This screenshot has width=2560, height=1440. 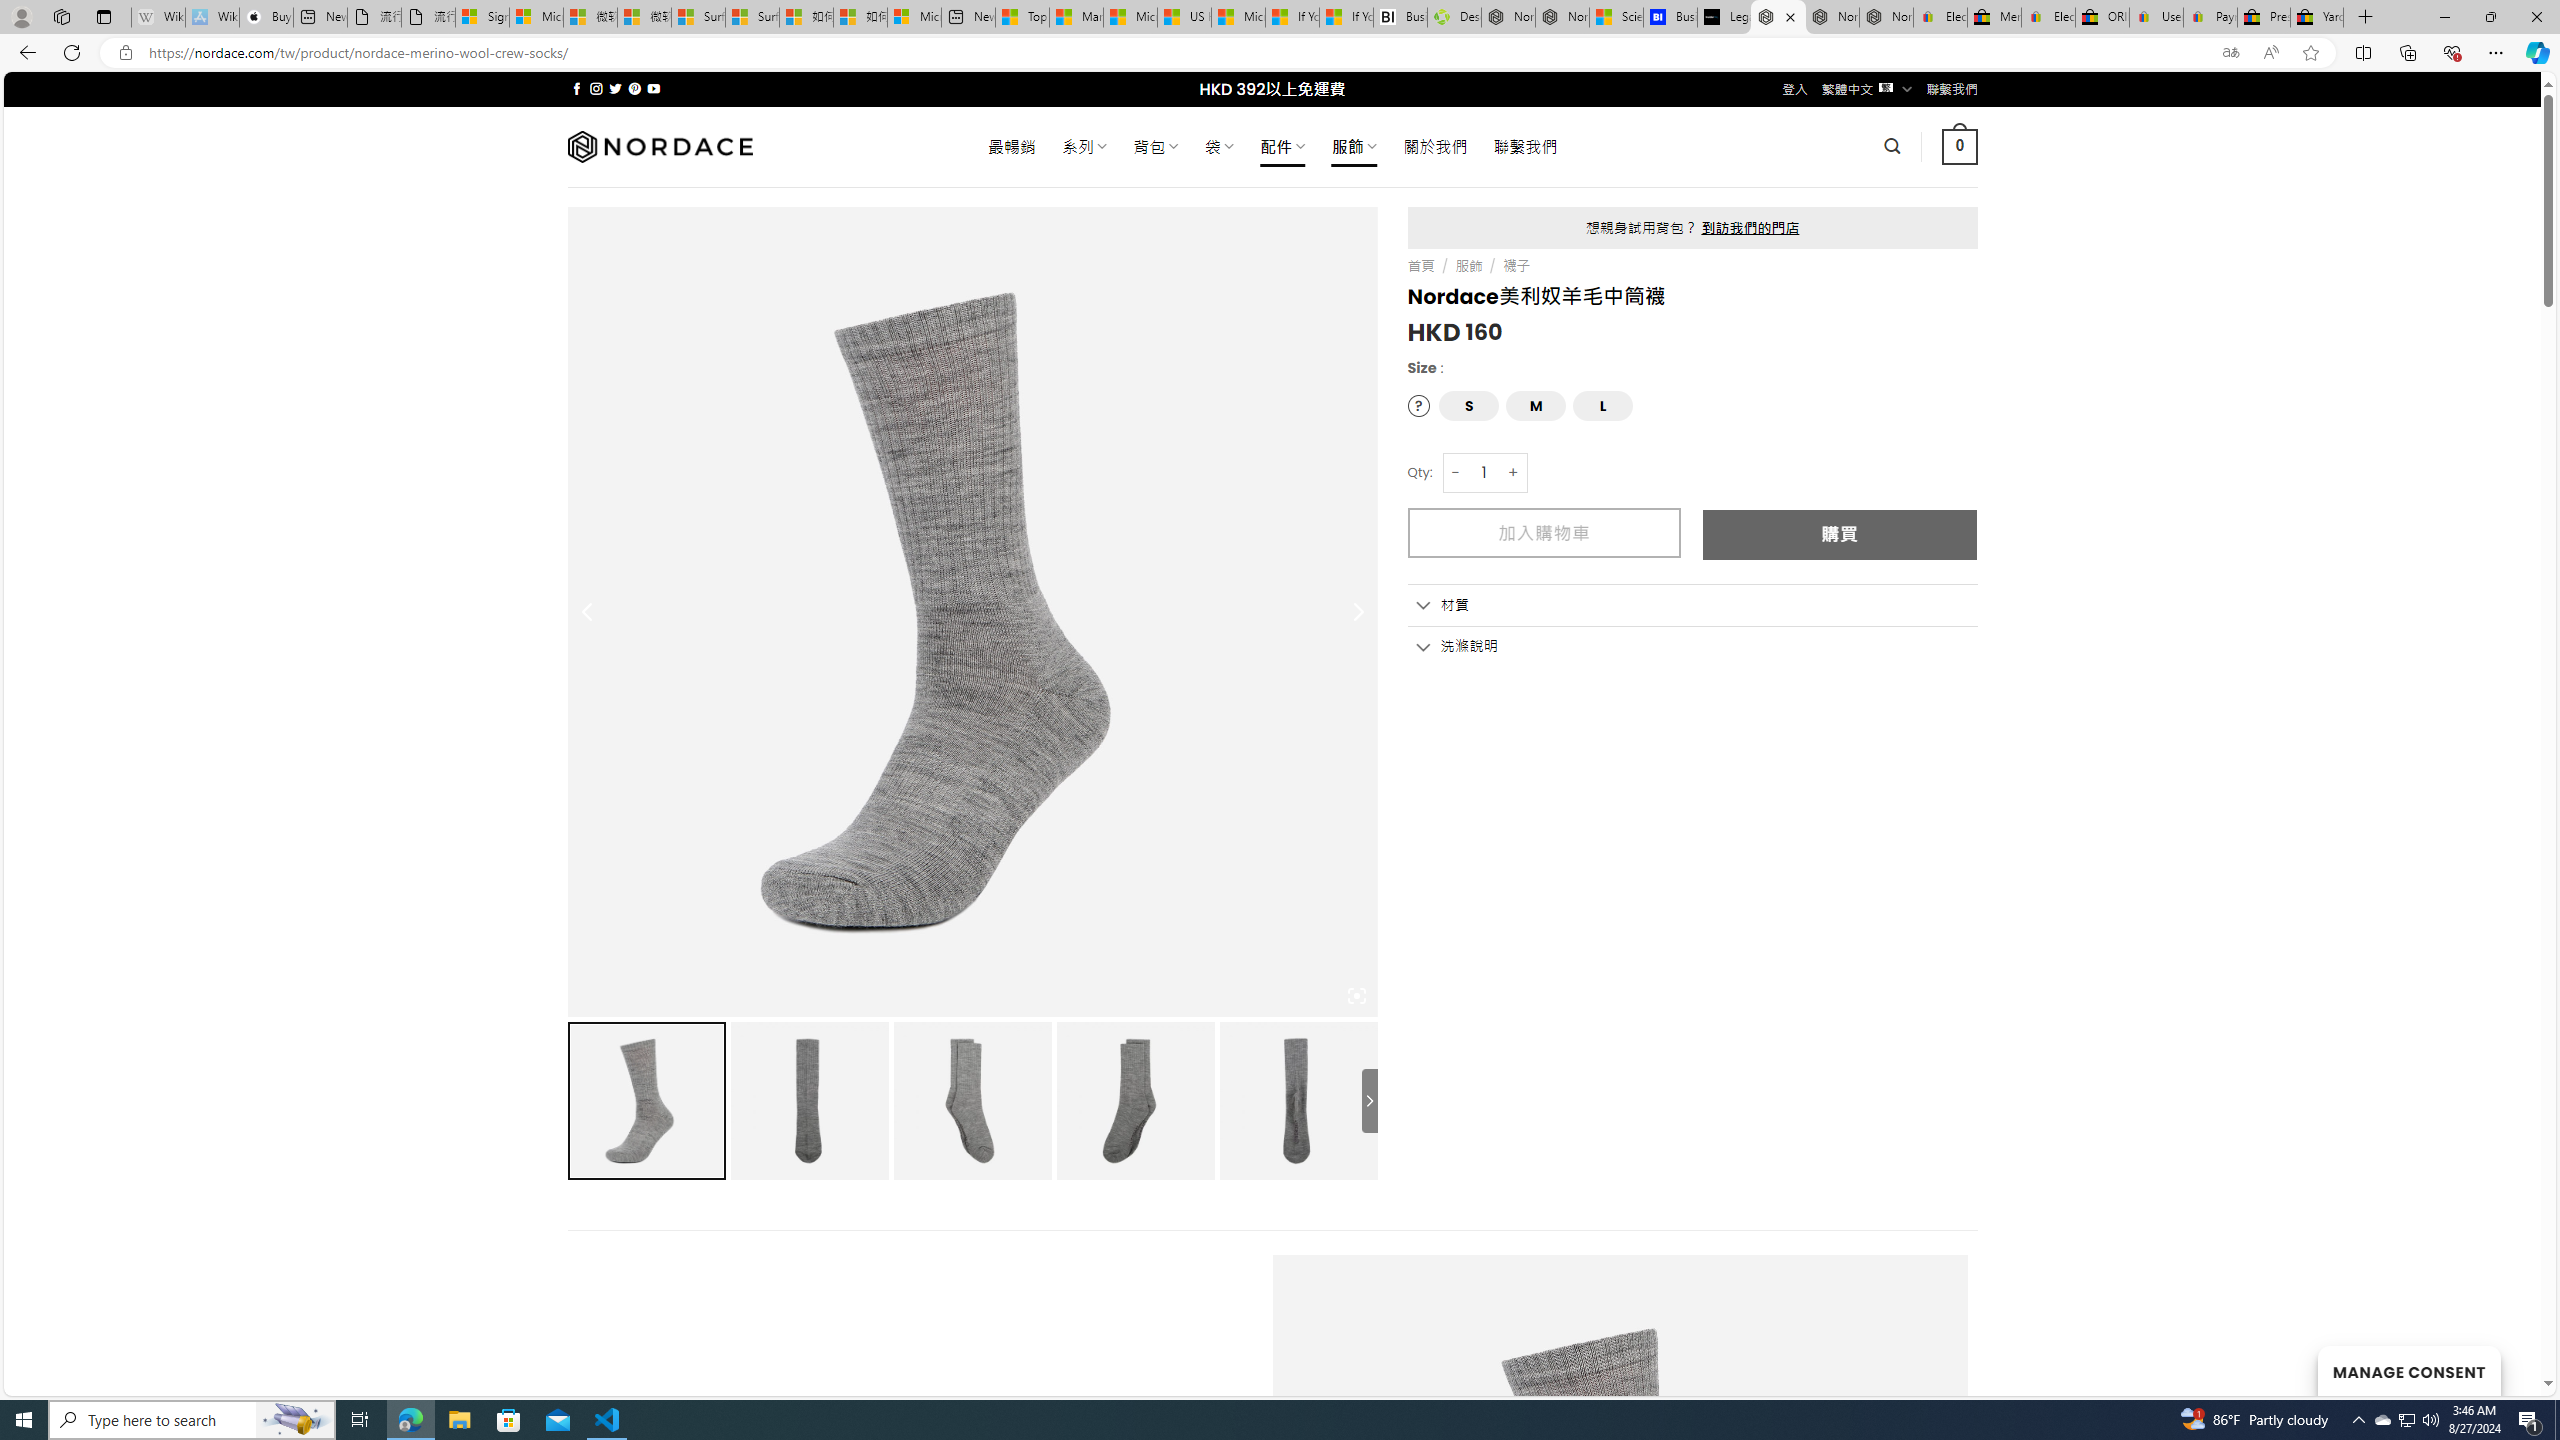 I want to click on '-', so click(x=1455, y=471).